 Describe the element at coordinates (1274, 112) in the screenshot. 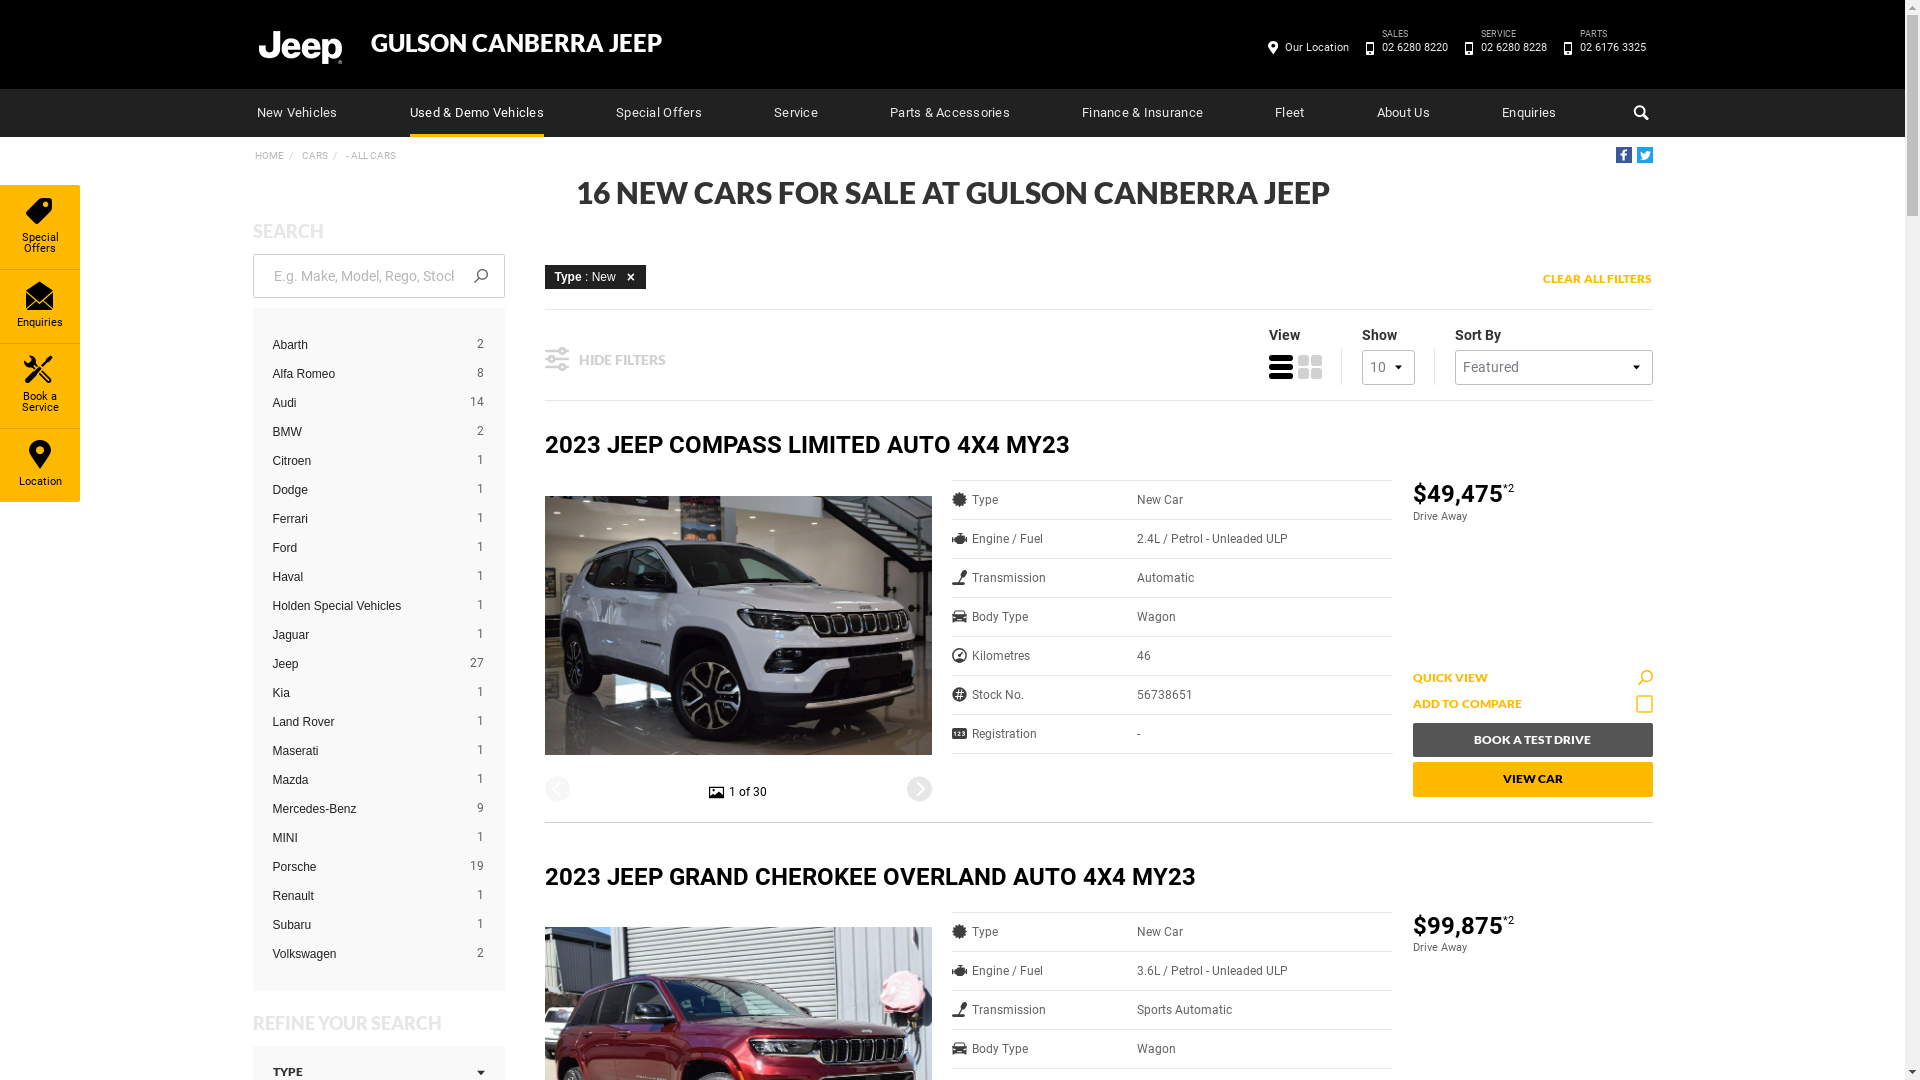

I see `'Fleet'` at that location.